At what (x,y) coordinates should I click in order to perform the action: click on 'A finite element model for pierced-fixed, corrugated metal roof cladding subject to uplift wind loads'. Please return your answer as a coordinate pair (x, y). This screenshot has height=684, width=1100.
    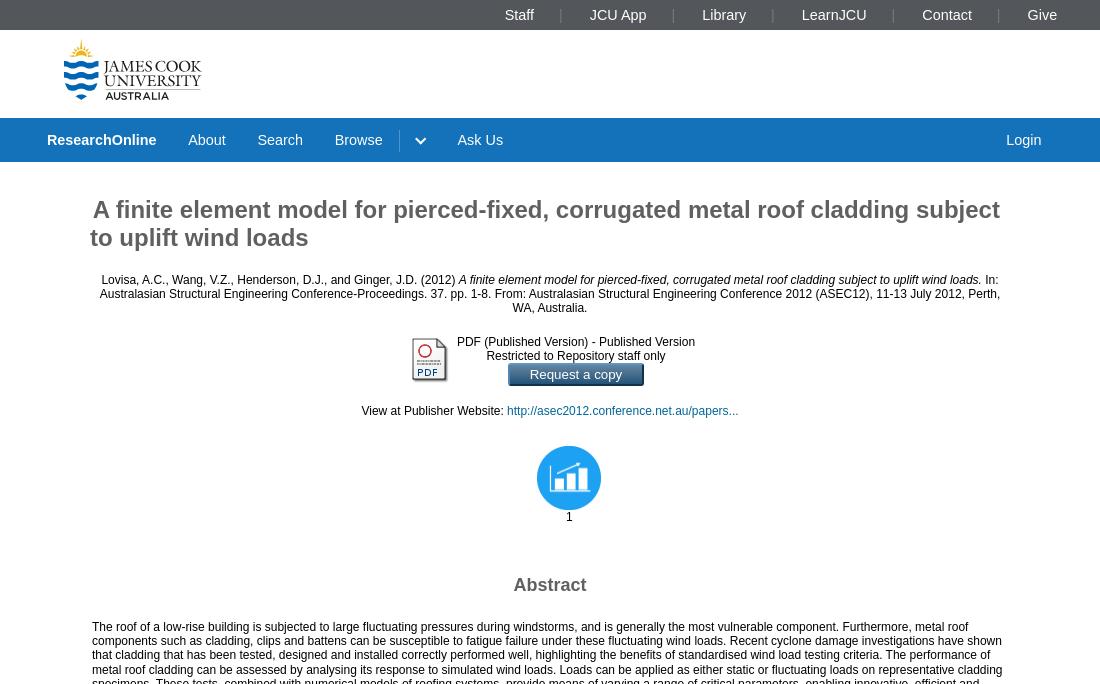
    Looking at the image, I should click on (544, 223).